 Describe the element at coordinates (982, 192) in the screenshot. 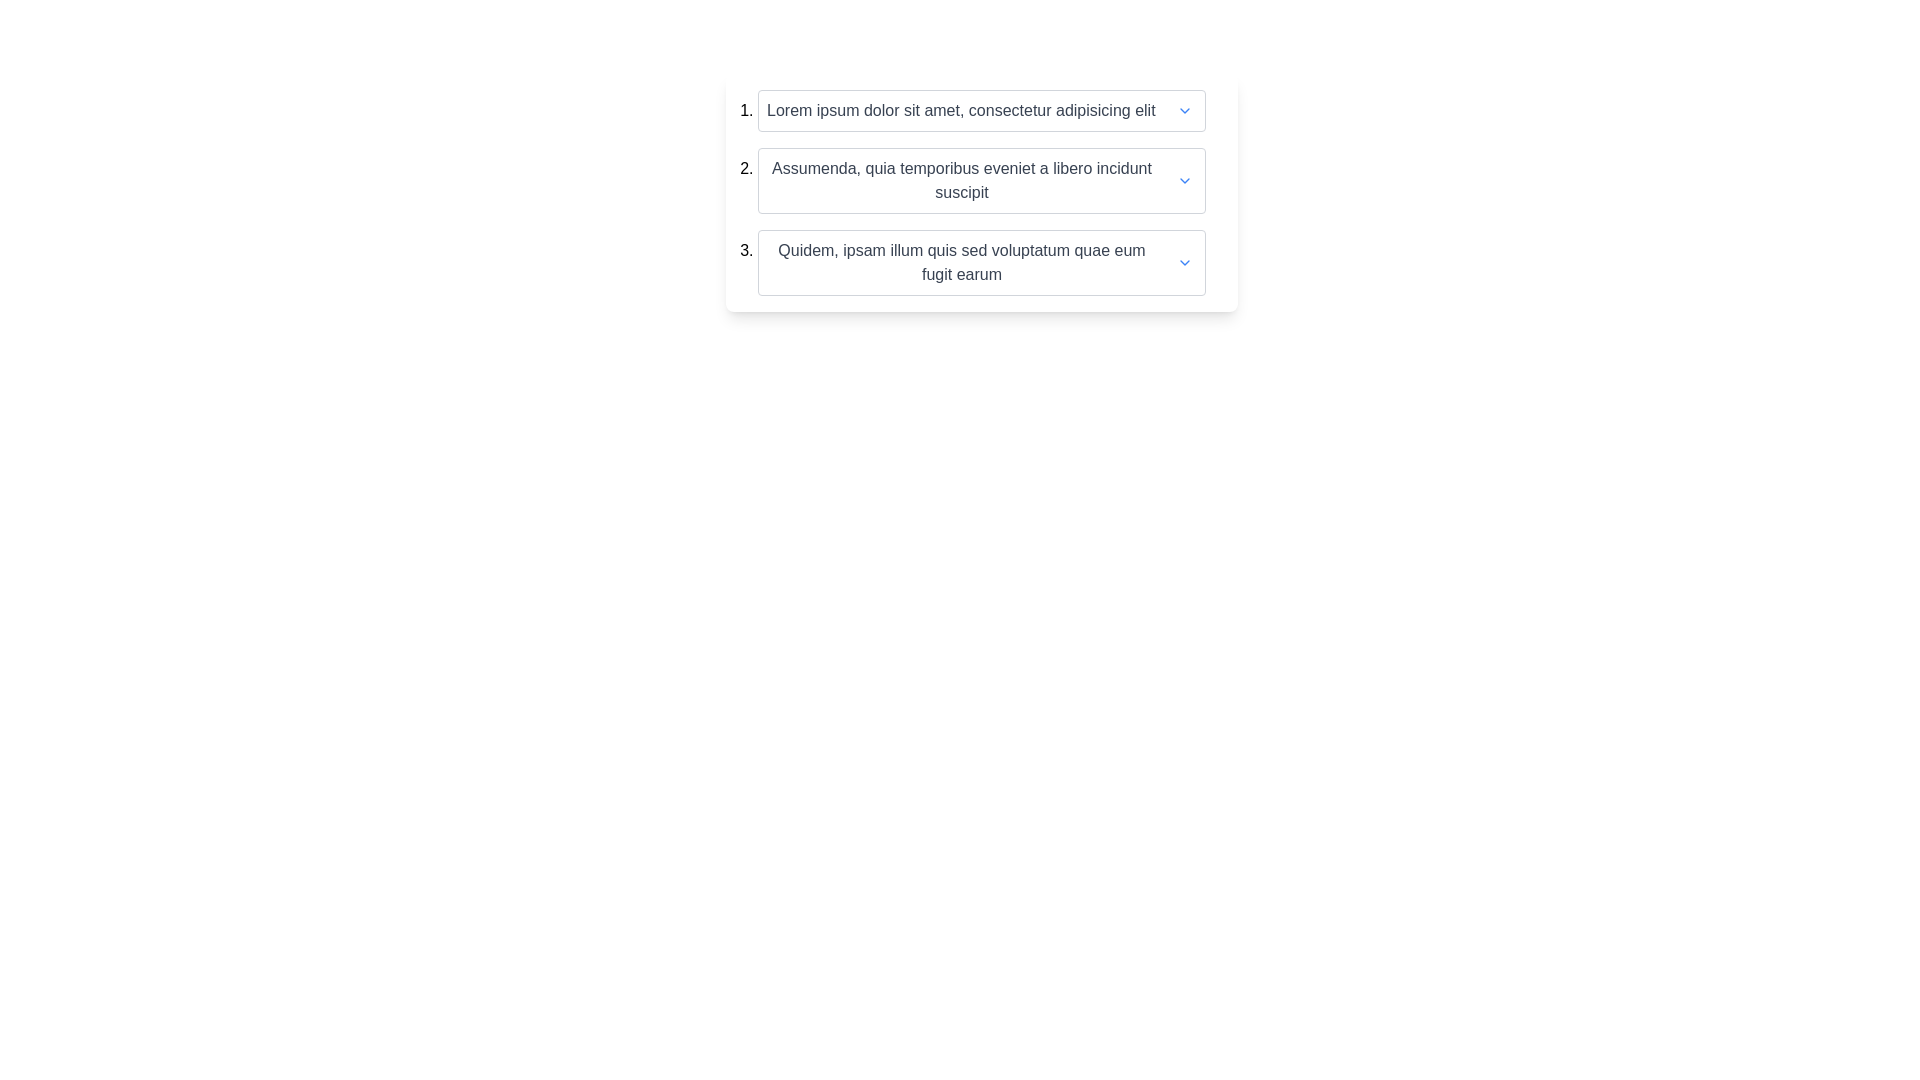

I see `text content of the second item in a vertical list that features a dropdown functionality` at that location.